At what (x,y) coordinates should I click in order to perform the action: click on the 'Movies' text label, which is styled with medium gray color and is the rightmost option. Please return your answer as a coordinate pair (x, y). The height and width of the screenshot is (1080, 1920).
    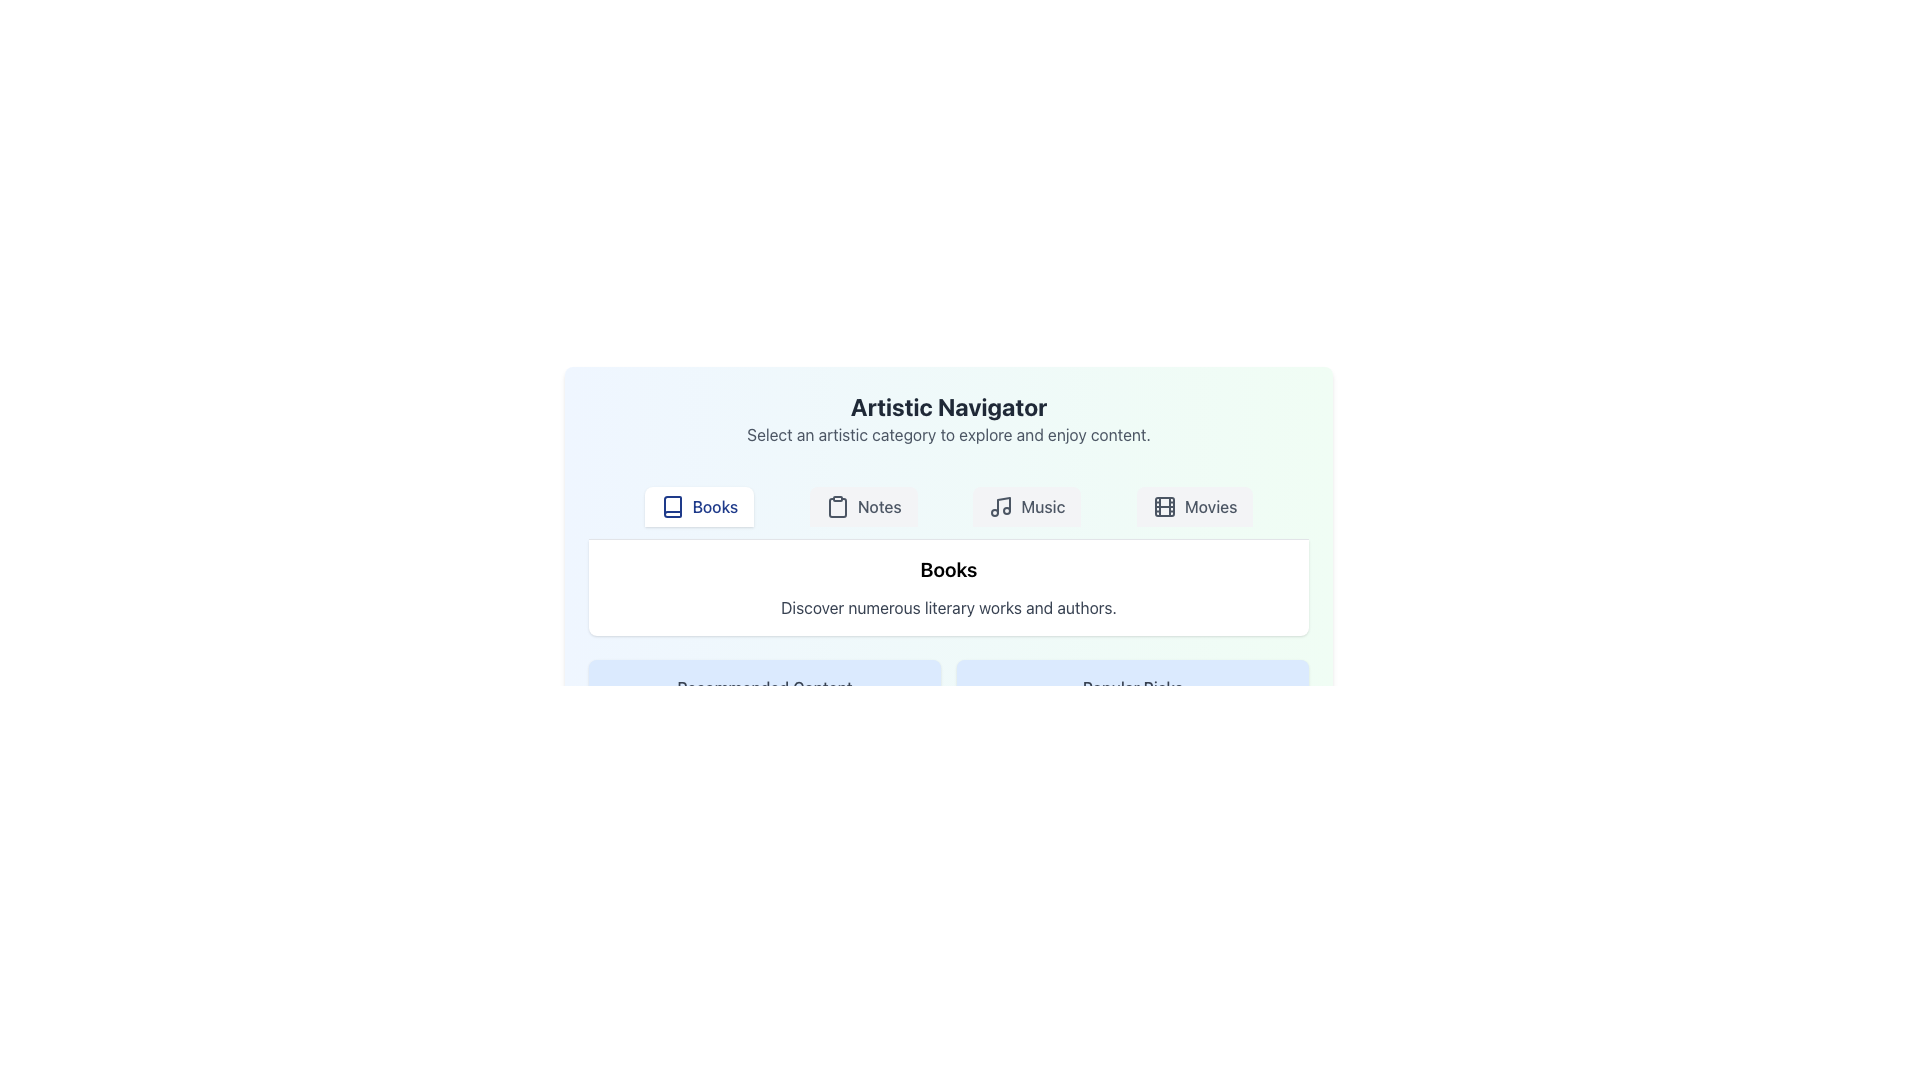
    Looking at the image, I should click on (1209, 505).